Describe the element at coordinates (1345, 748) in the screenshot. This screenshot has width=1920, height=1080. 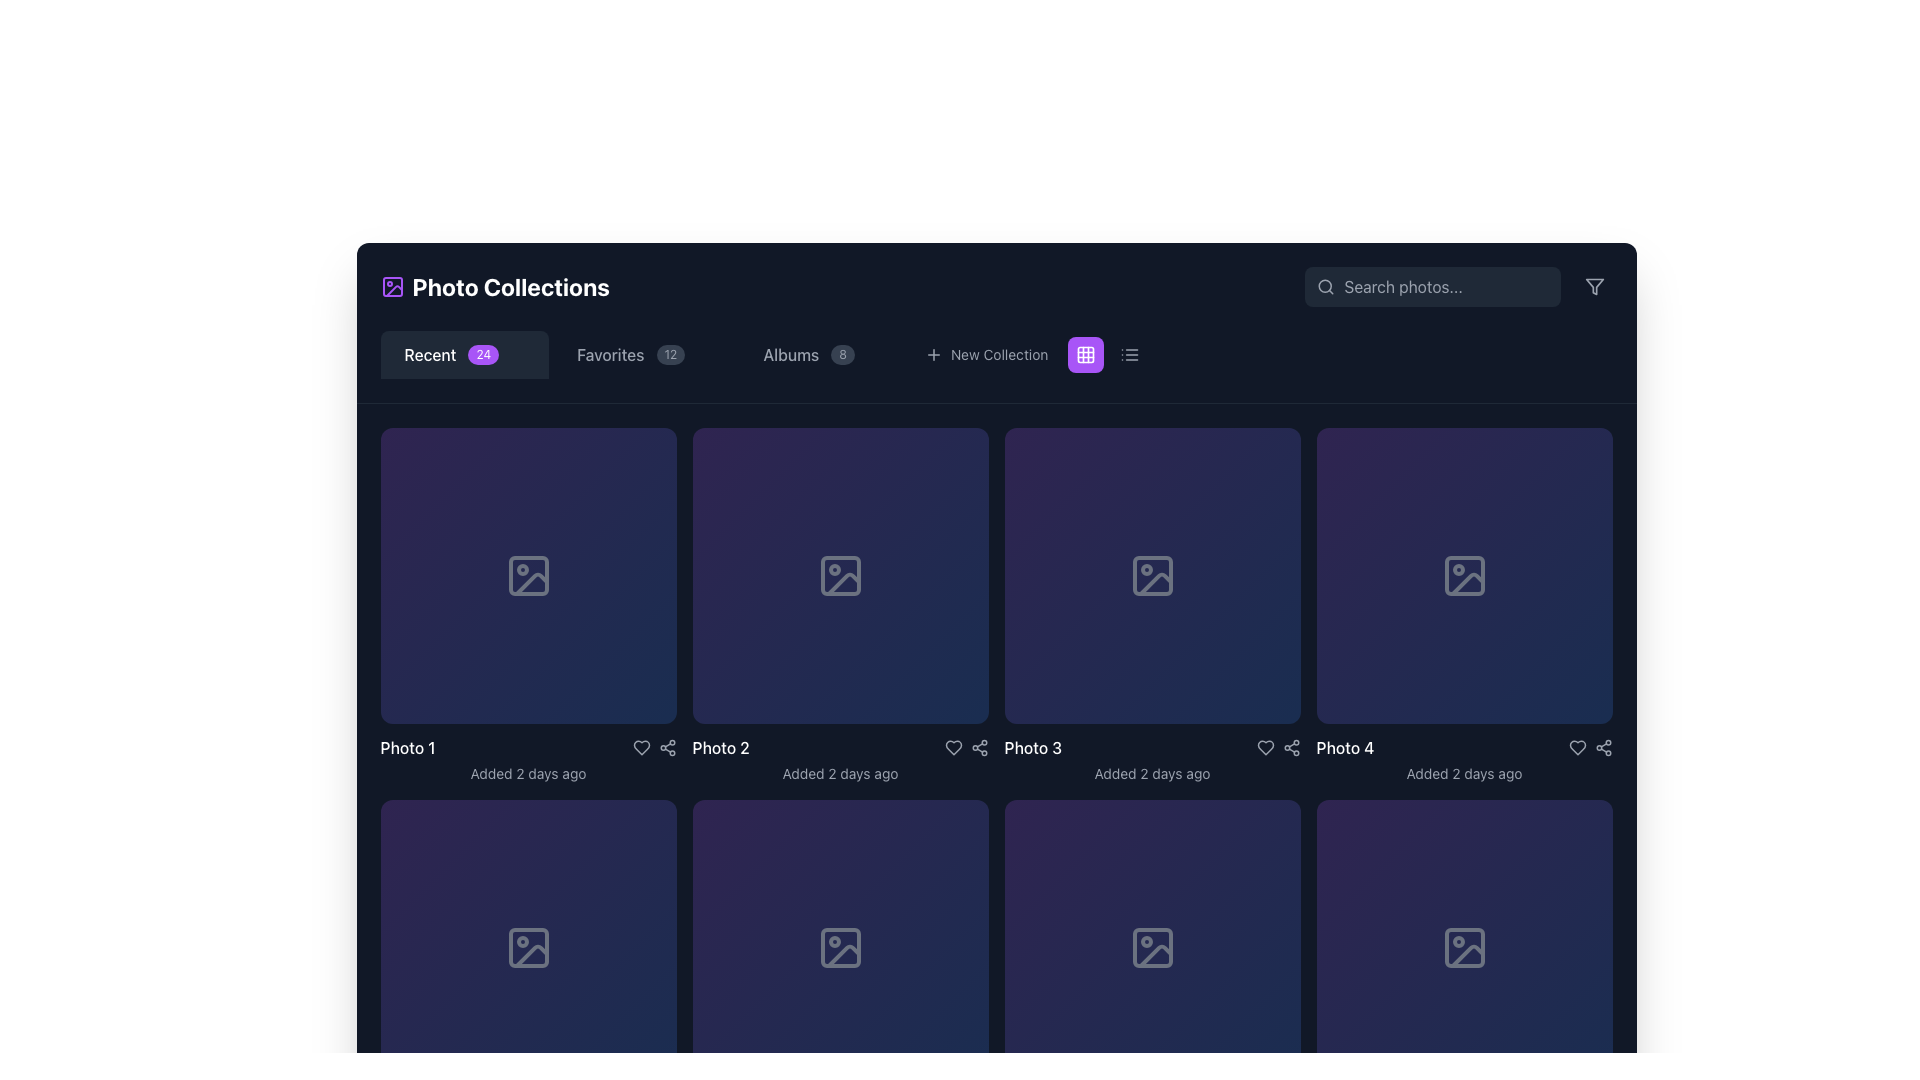
I see `the text label that displays 'Photo 4' in a gallery layout, positioned below the placeholder image and above the metadata text 'Added 2 days ago'` at that location.